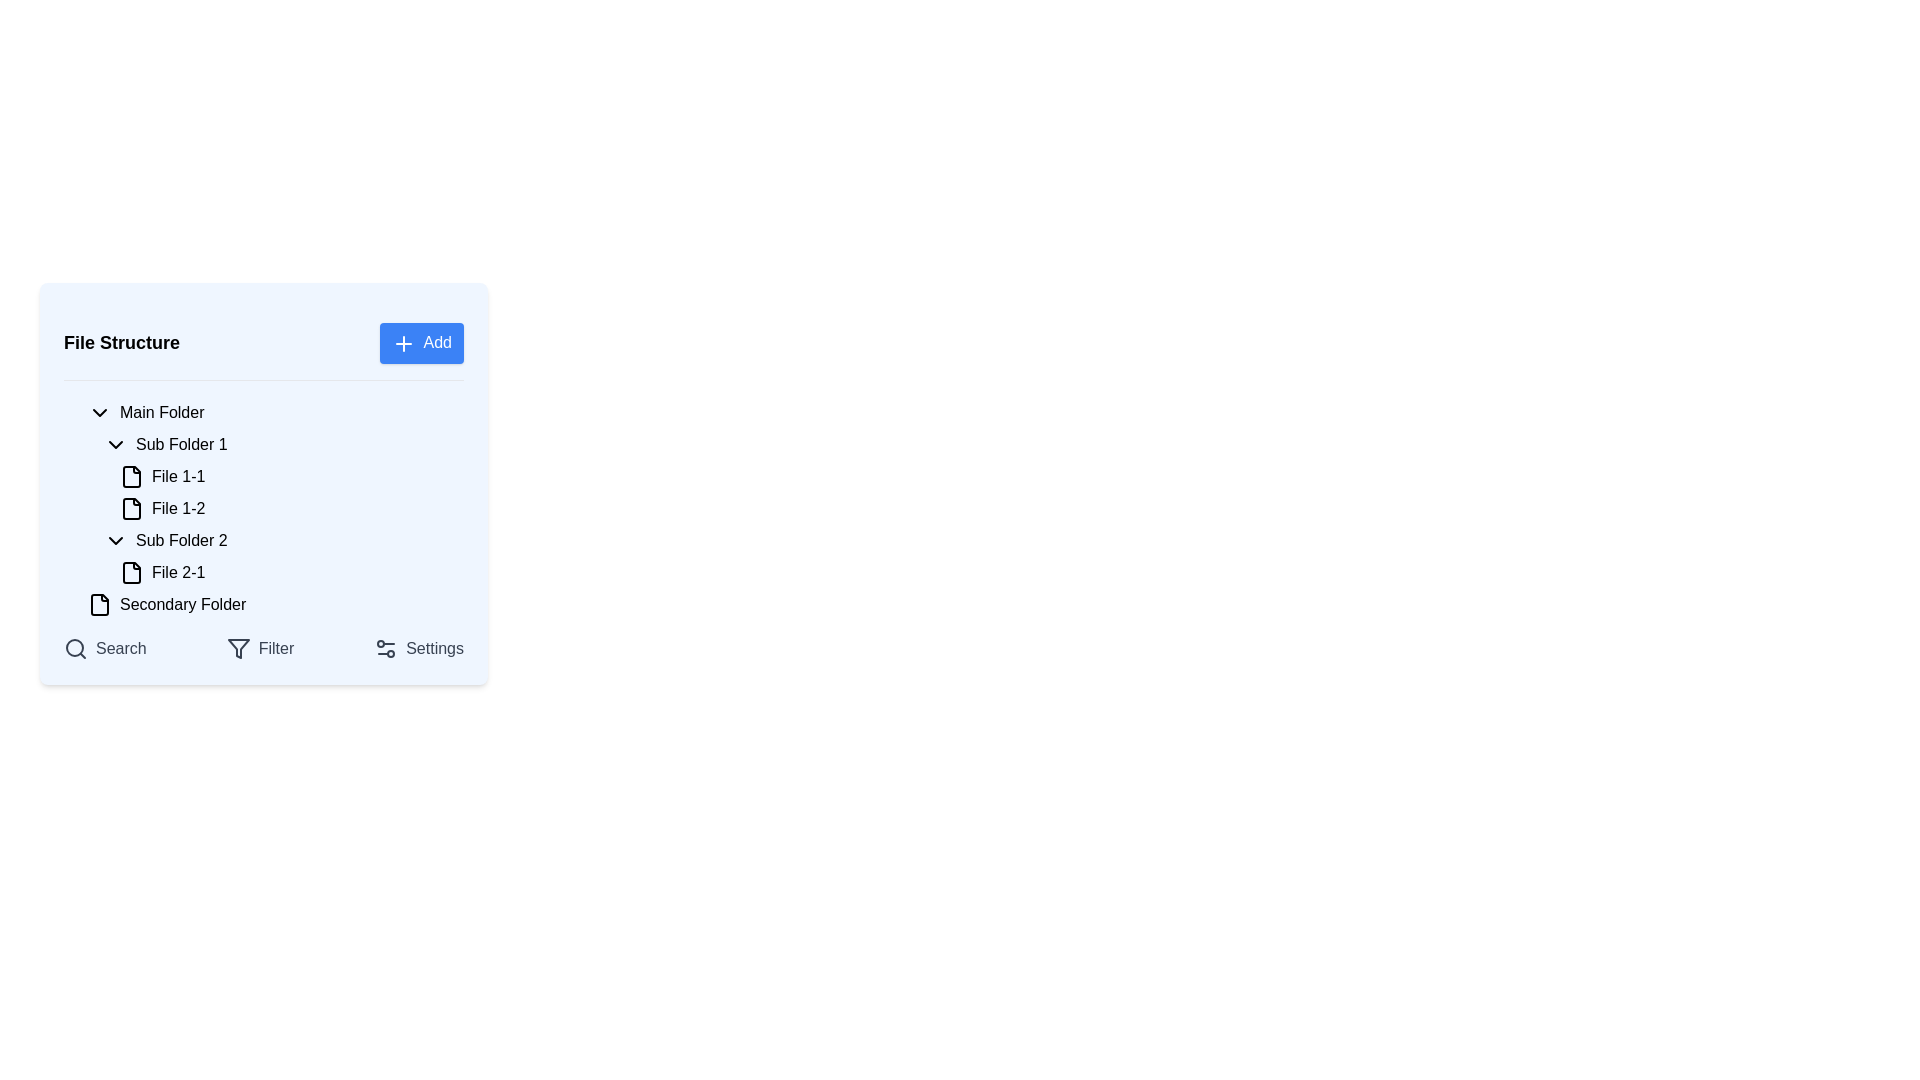  Describe the element at coordinates (271, 411) in the screenshot. I see `the 'Main Folder' item located at the top of the file structure panel` at that location.